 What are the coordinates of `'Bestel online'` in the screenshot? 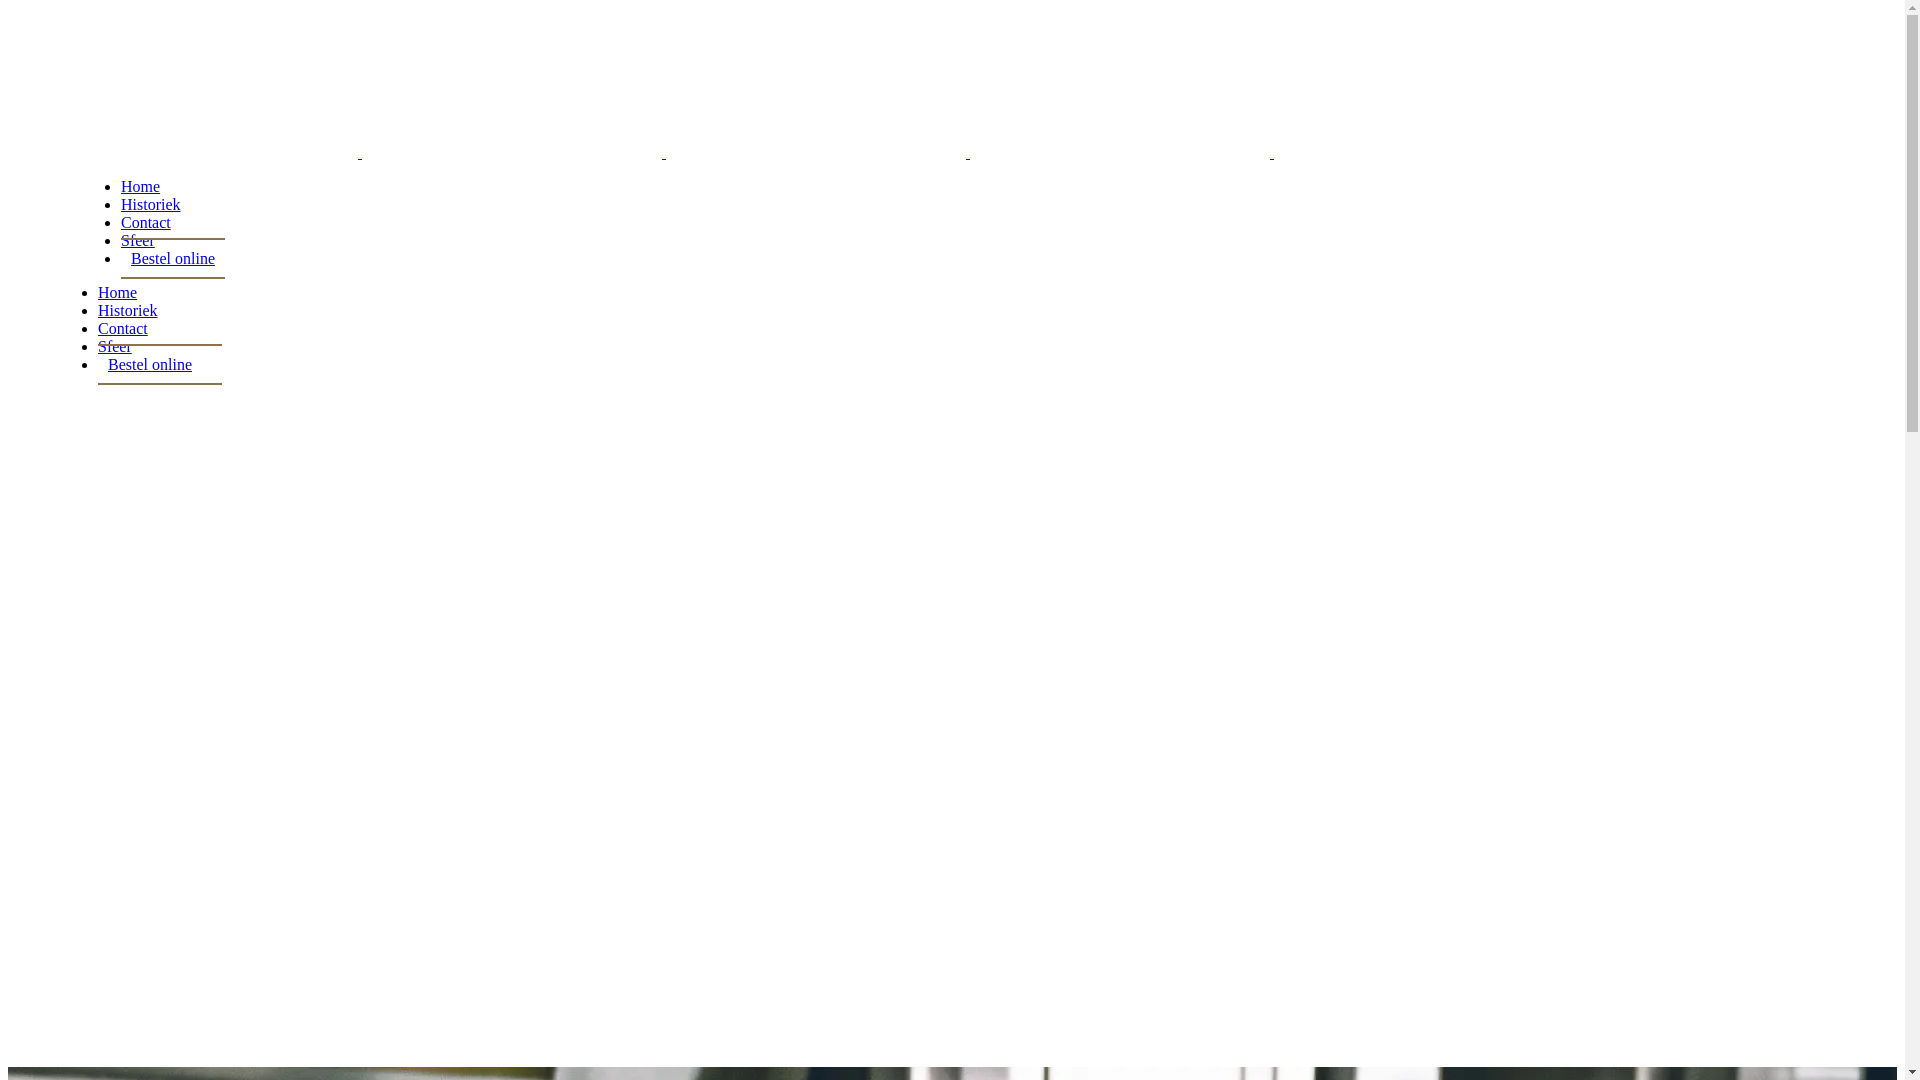 It's located at (172, 257).